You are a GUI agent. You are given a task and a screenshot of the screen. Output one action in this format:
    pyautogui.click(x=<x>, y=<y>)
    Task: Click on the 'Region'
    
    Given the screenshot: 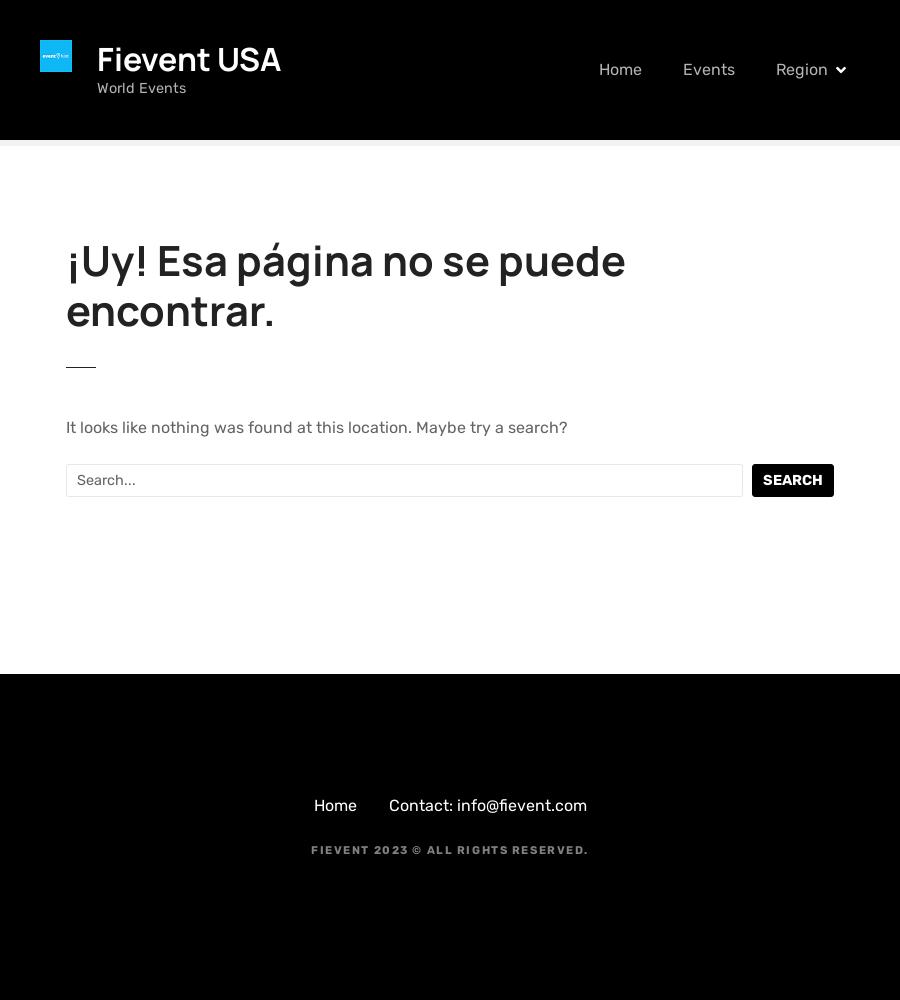 What is the action you would take?
    pyautogui.click(x=801, y=68)
    